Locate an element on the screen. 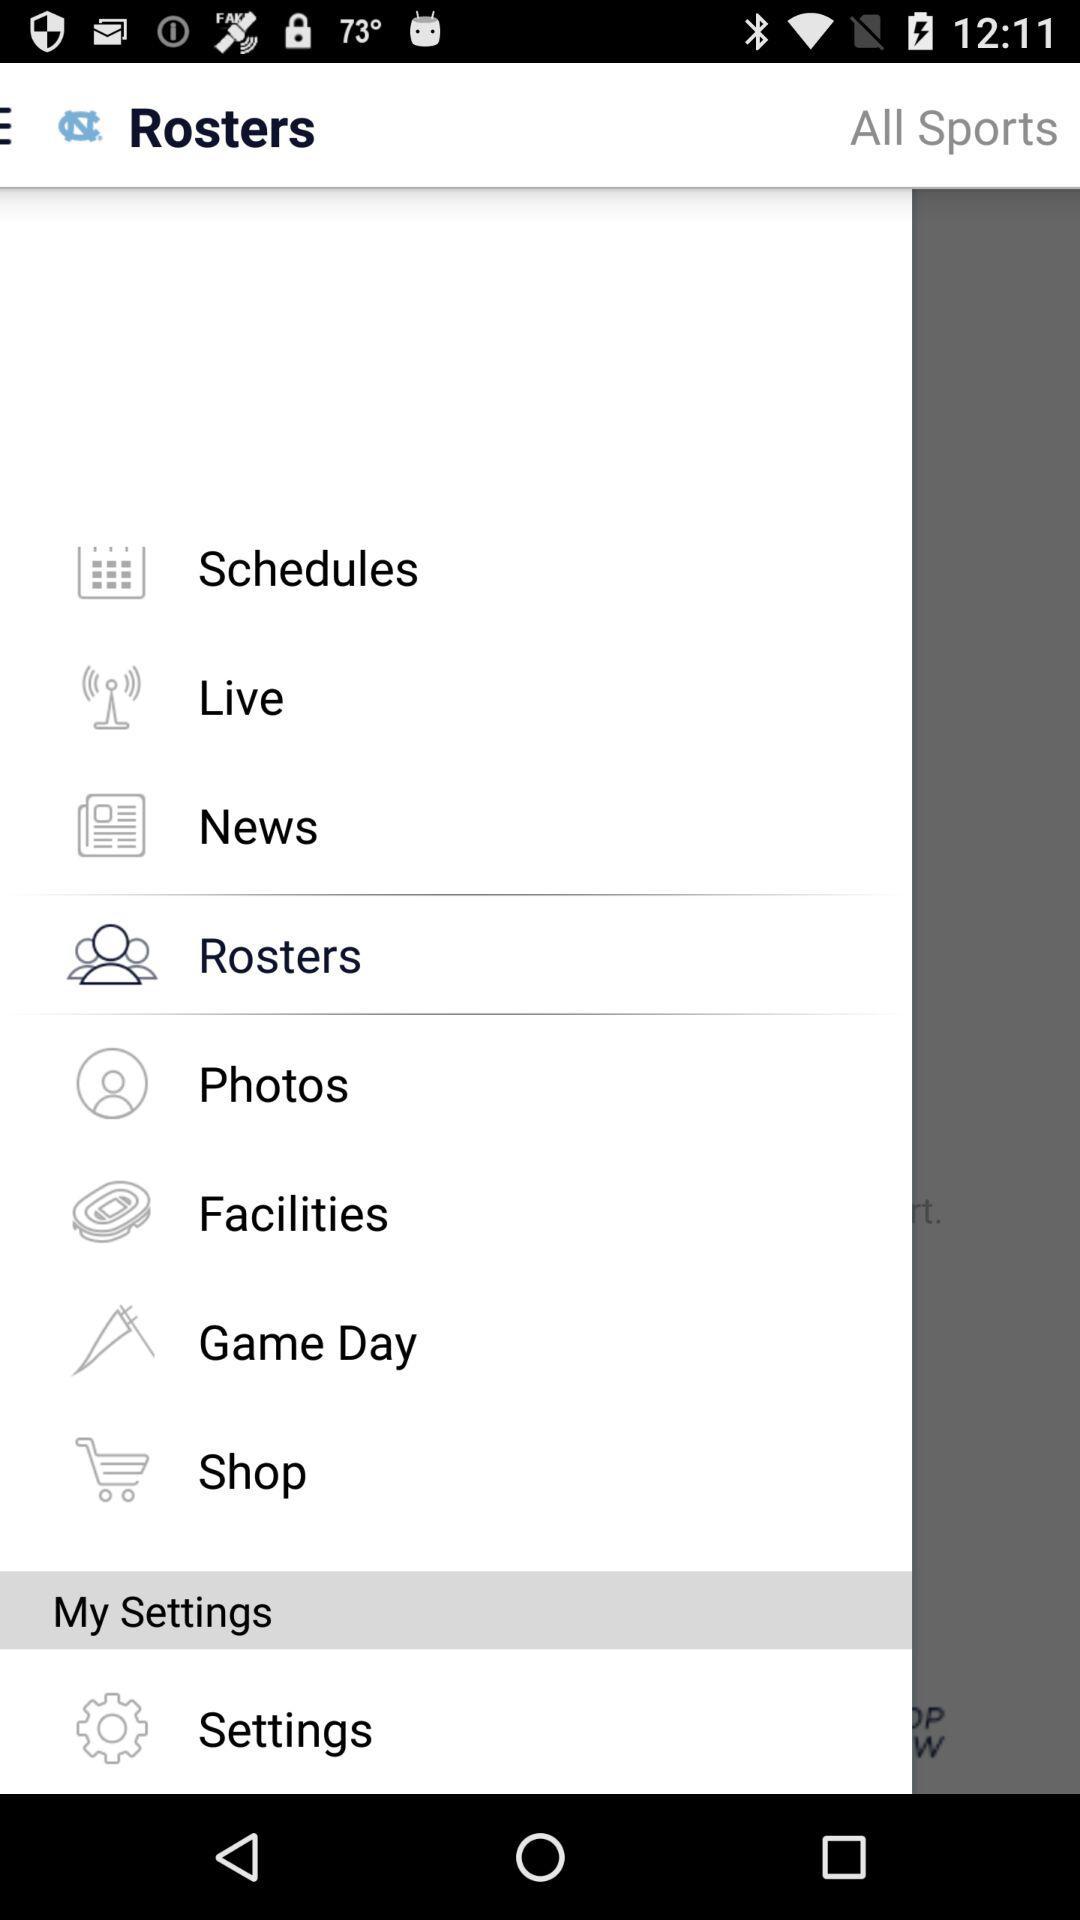 This screenshot has width=1080, height=1920. the icon beside schedules is located at coordinates (111, 579).